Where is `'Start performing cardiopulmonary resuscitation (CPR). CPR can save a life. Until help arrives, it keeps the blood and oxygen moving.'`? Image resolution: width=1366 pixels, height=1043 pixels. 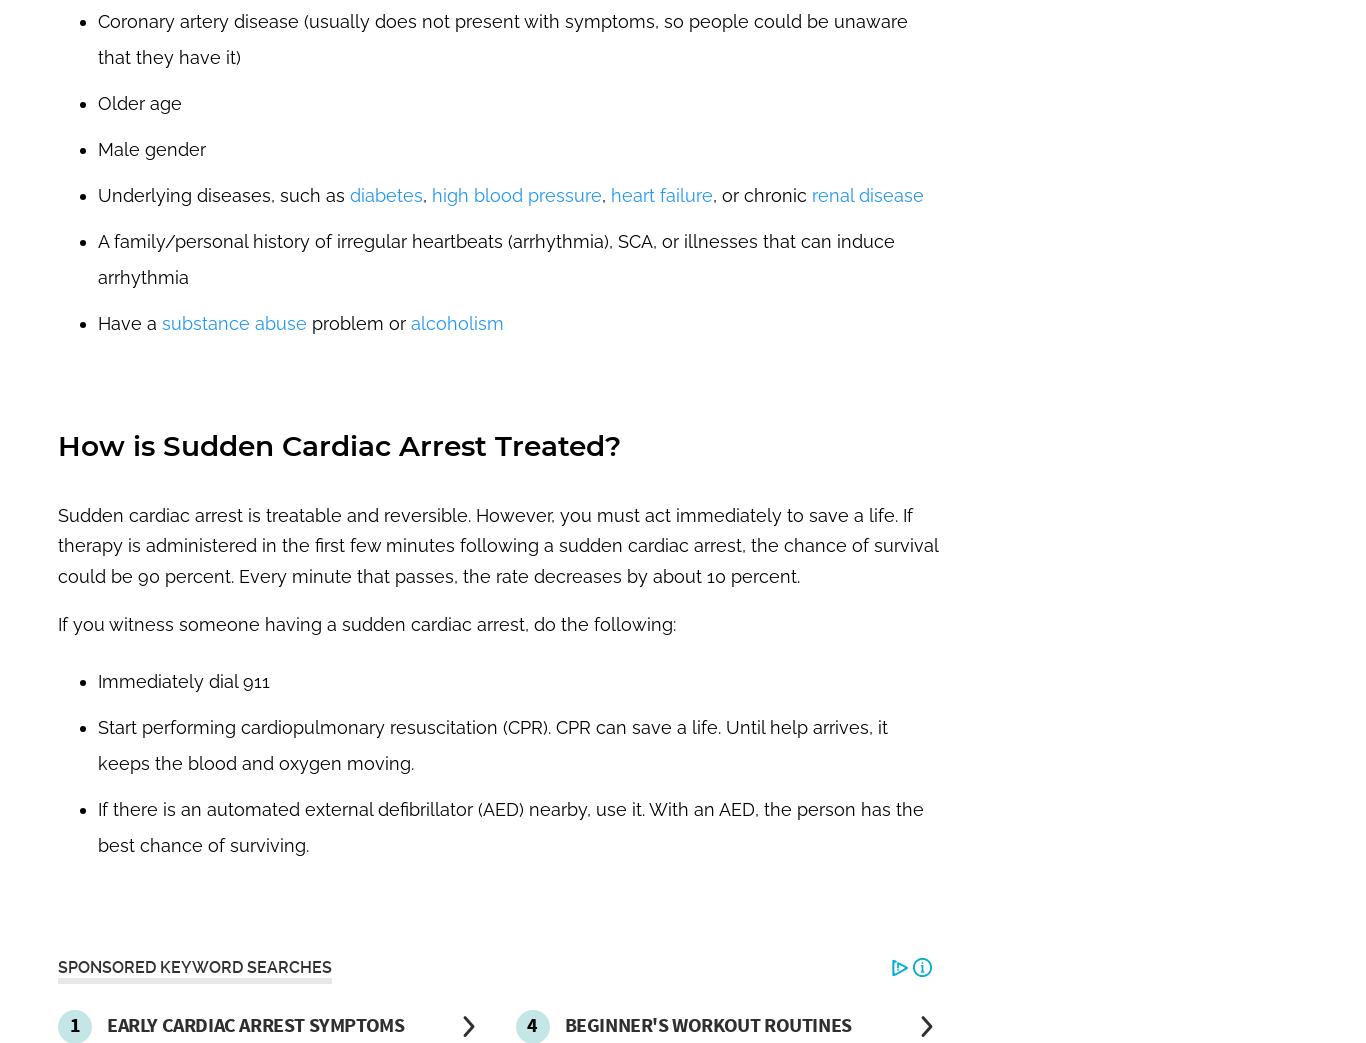
'Start performing cardiopulmonary resuscitation (CPR). CPR can save a life. Until help arrives, it keeps the blood and oxygen moving.' is located at coordinates (492, 744).